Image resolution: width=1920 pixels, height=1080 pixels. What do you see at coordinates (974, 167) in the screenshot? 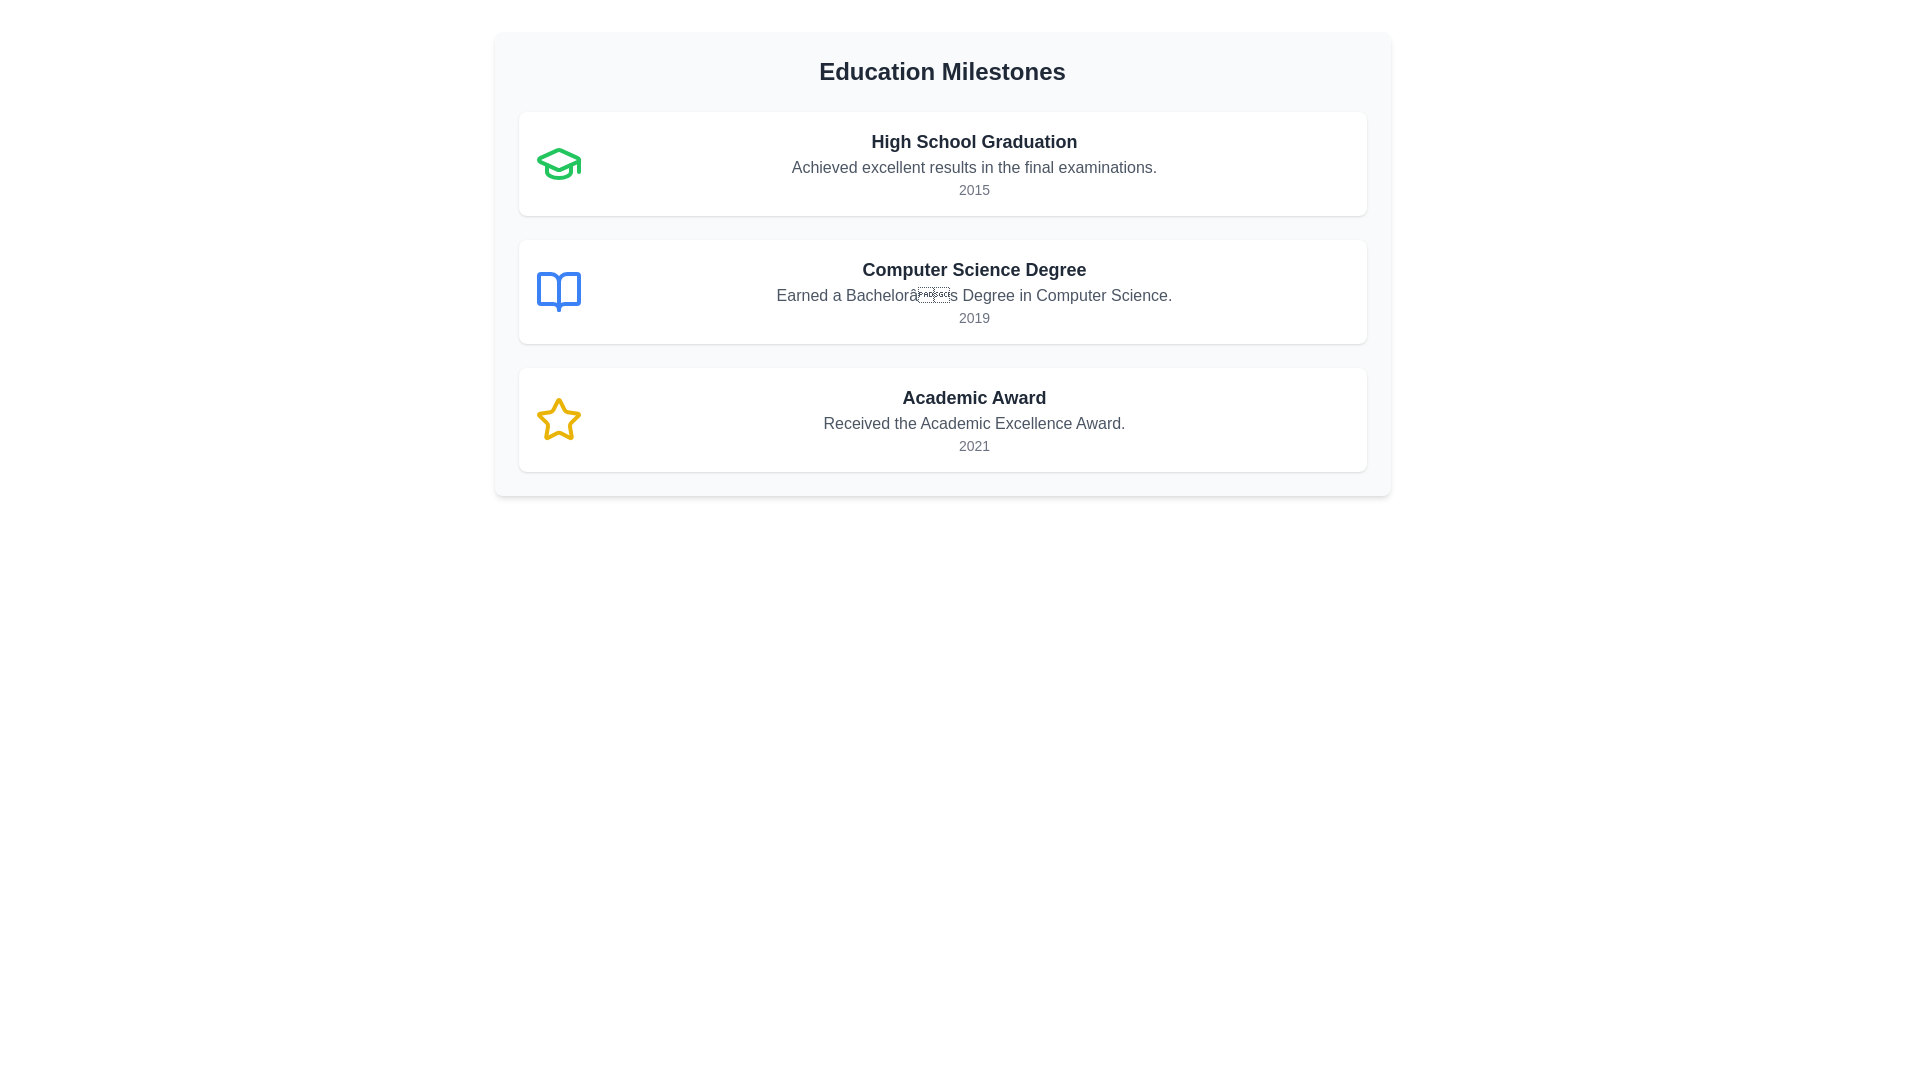
I see `the text label that provides additional information about the 'High School Graduation' milestone, positioned under the title 'High School Graduation' and above the year '2015'` at bounding box center [974, 167].